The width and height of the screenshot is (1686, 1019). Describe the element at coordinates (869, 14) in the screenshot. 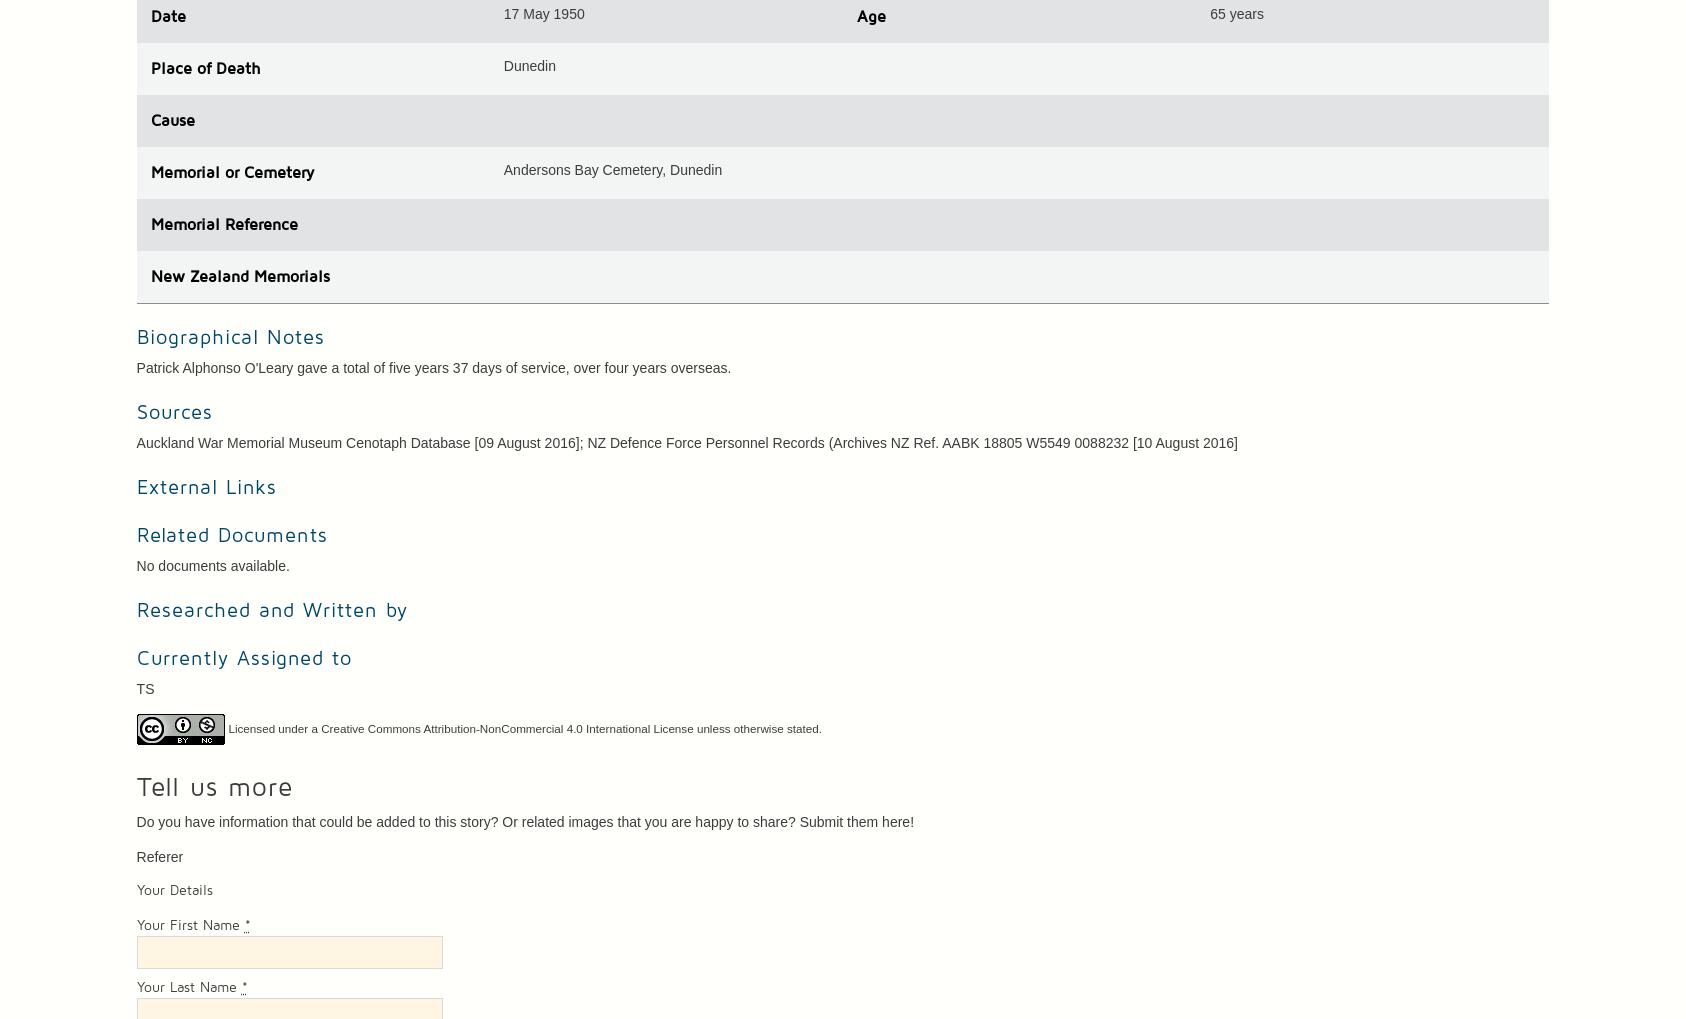

I see `'Age'` at that location.